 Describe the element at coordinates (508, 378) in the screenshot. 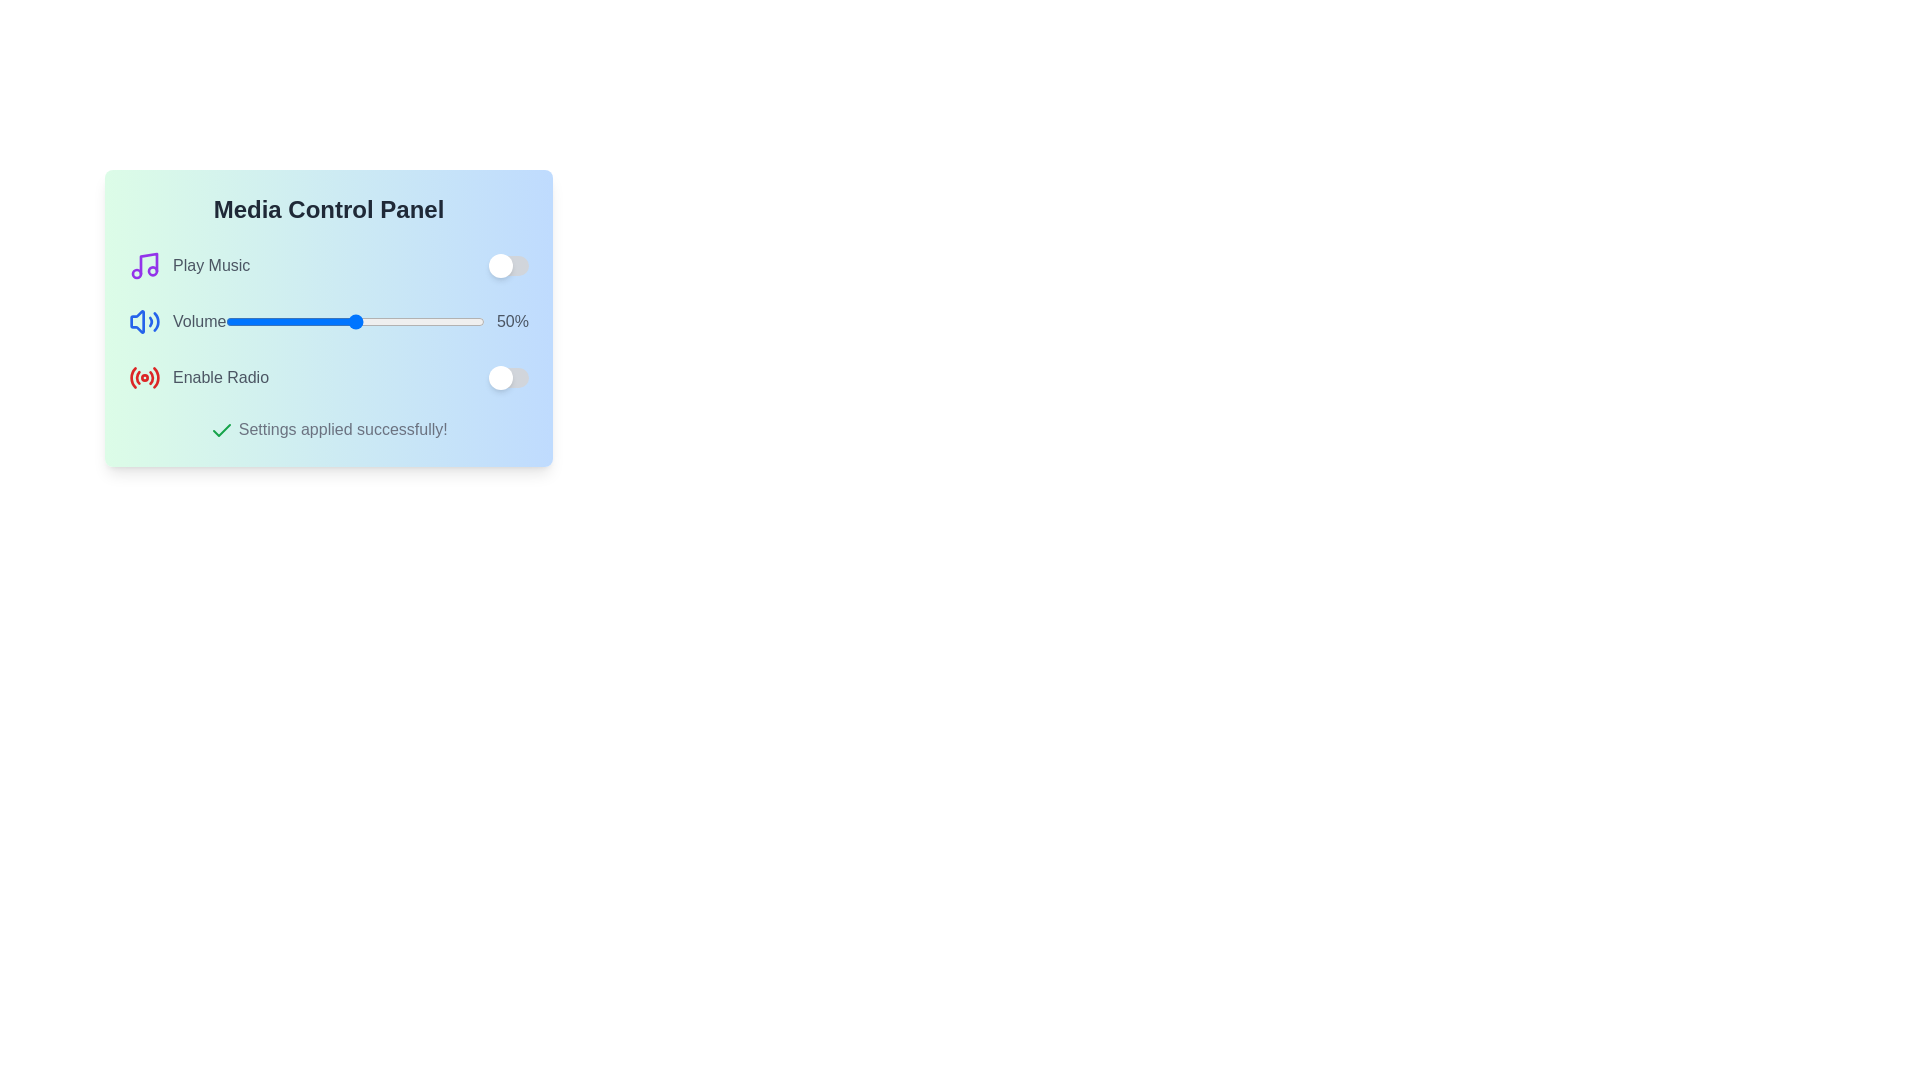

I see `the toggle switch located under the 'Enable Radio' option to change its state` at that location.